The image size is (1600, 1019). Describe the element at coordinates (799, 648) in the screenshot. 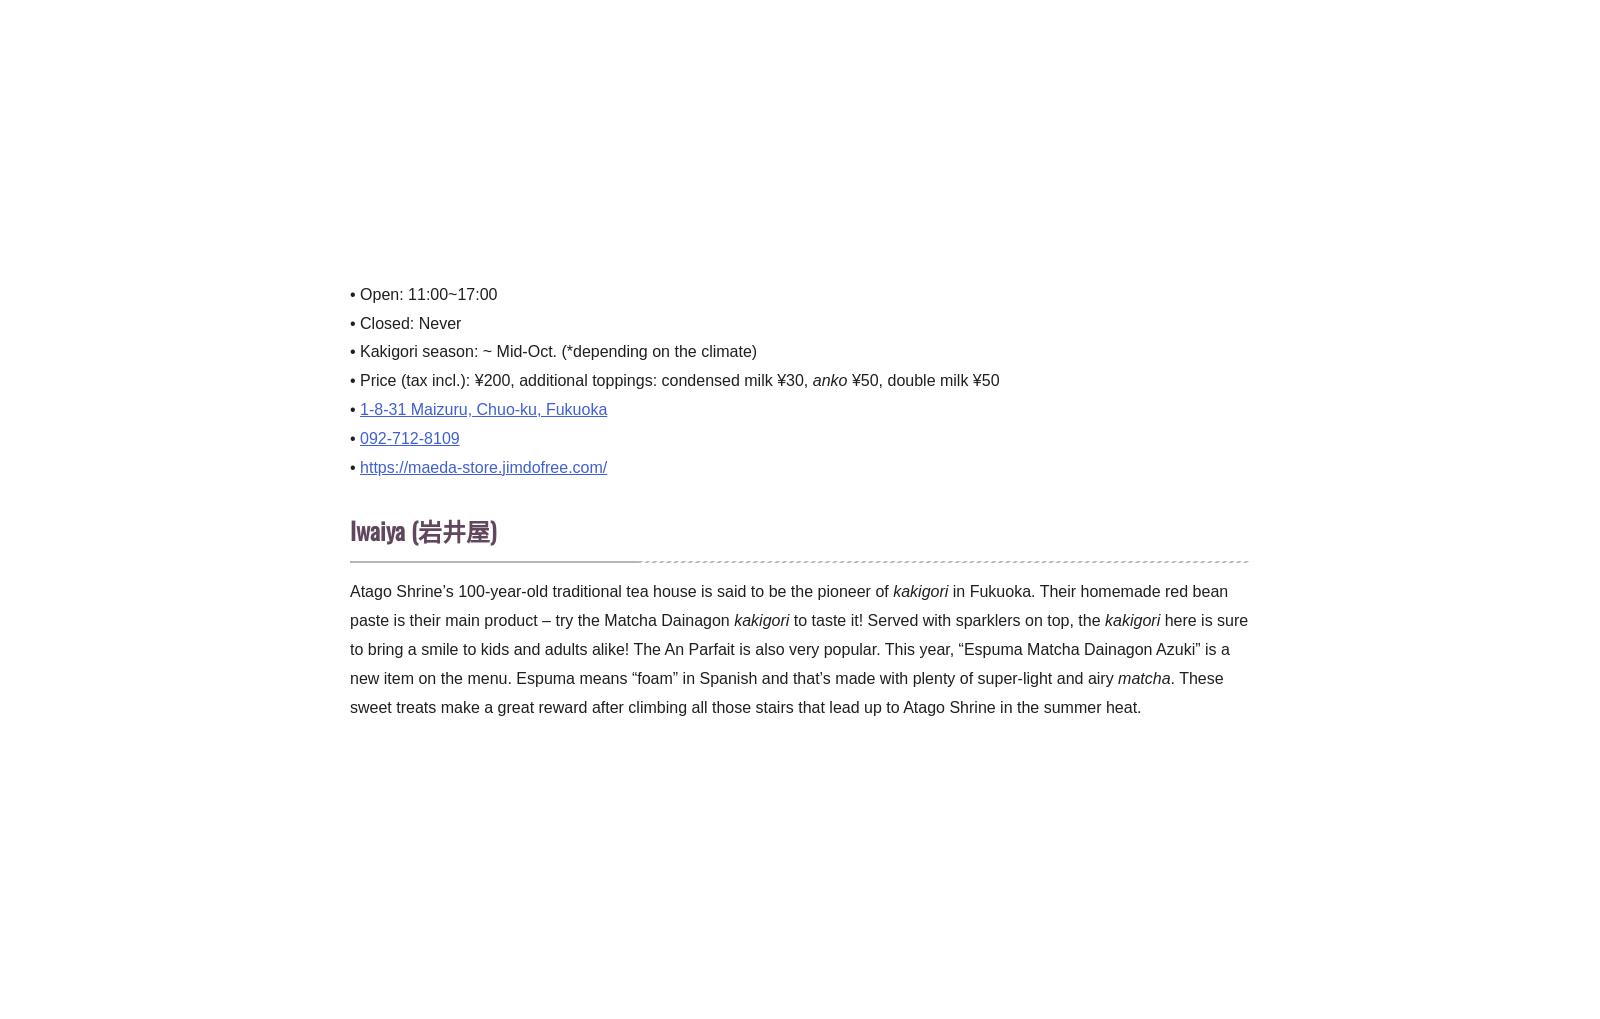

I see `'here is sure to bring a smile to kids and adults alike! The An Parfait is also very popular. This year, “Espuma Matcha Dainagon Azuki” is a new item on the menu. Espuma means “foam” in Spanish and that’s made with plenty of super-light and airy'` at that location.